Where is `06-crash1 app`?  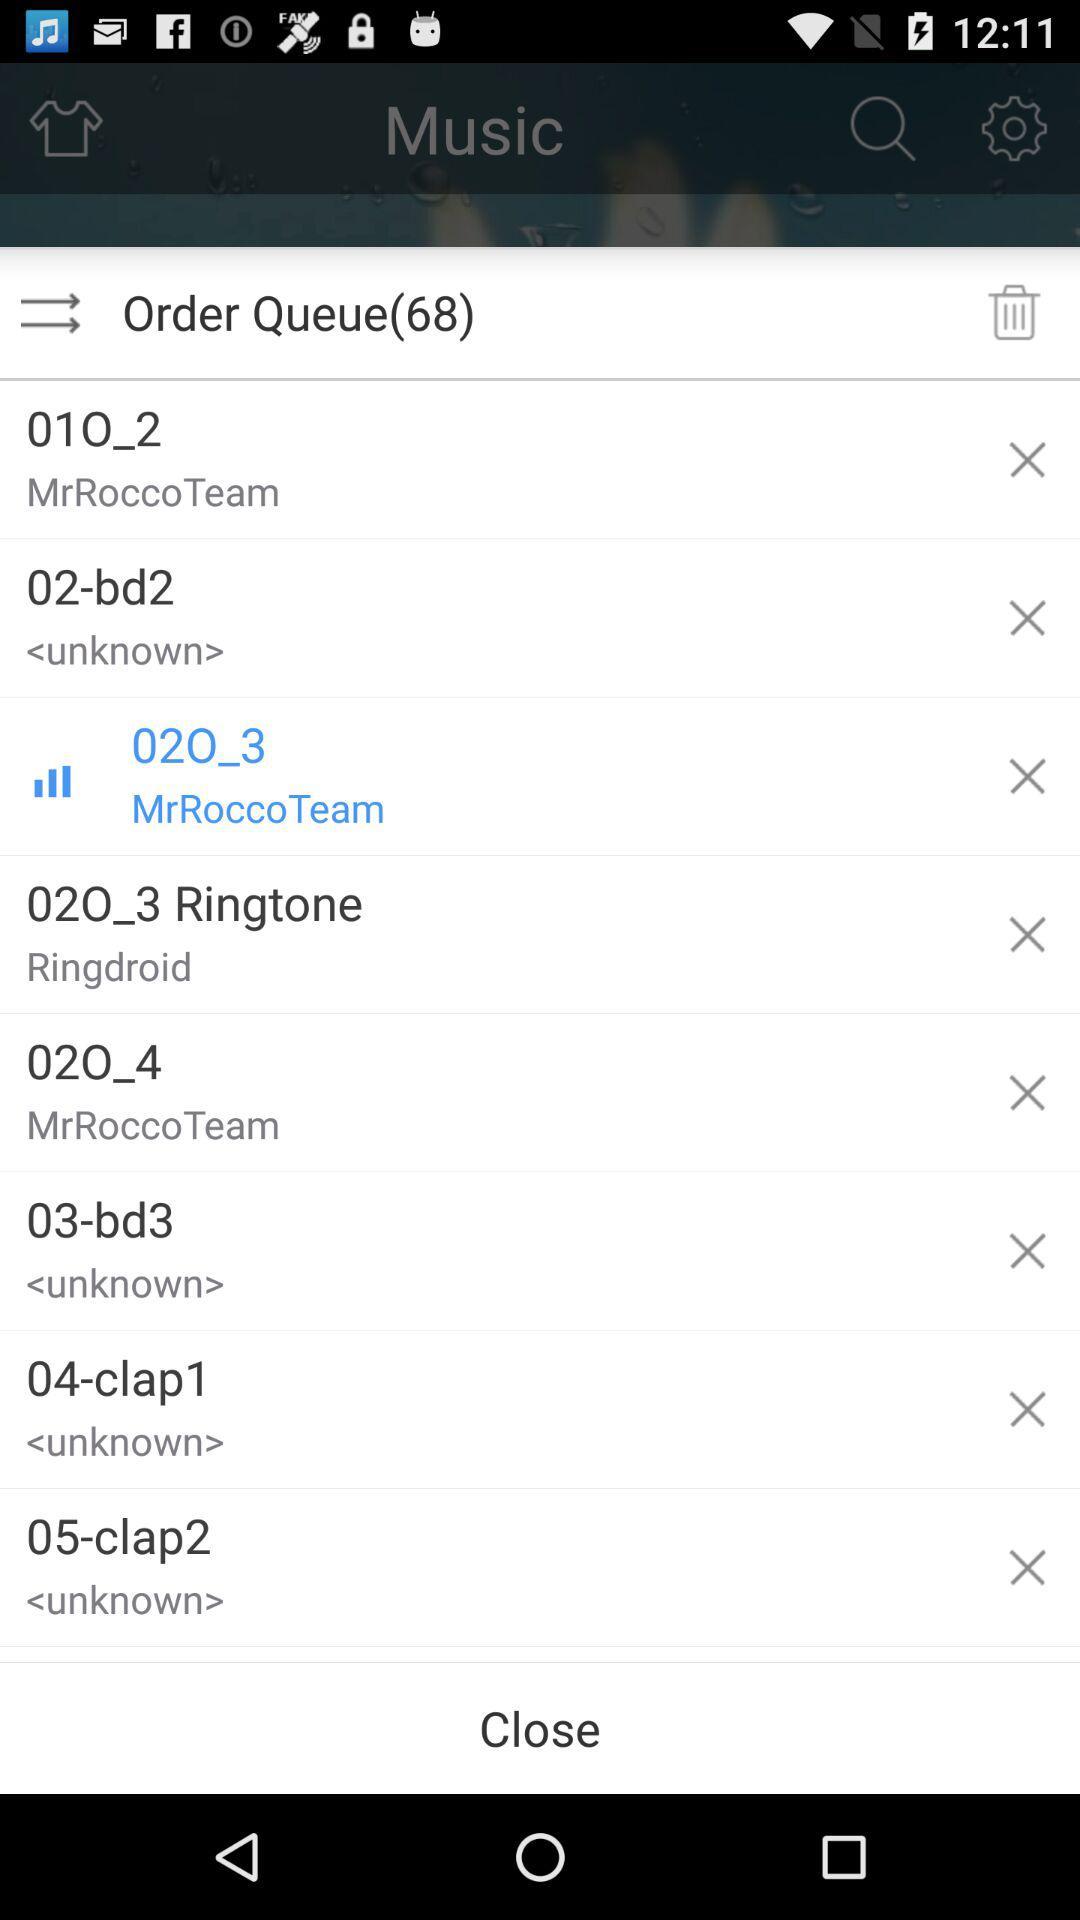
06-crash1 app is located at coordinates (487, 1654).